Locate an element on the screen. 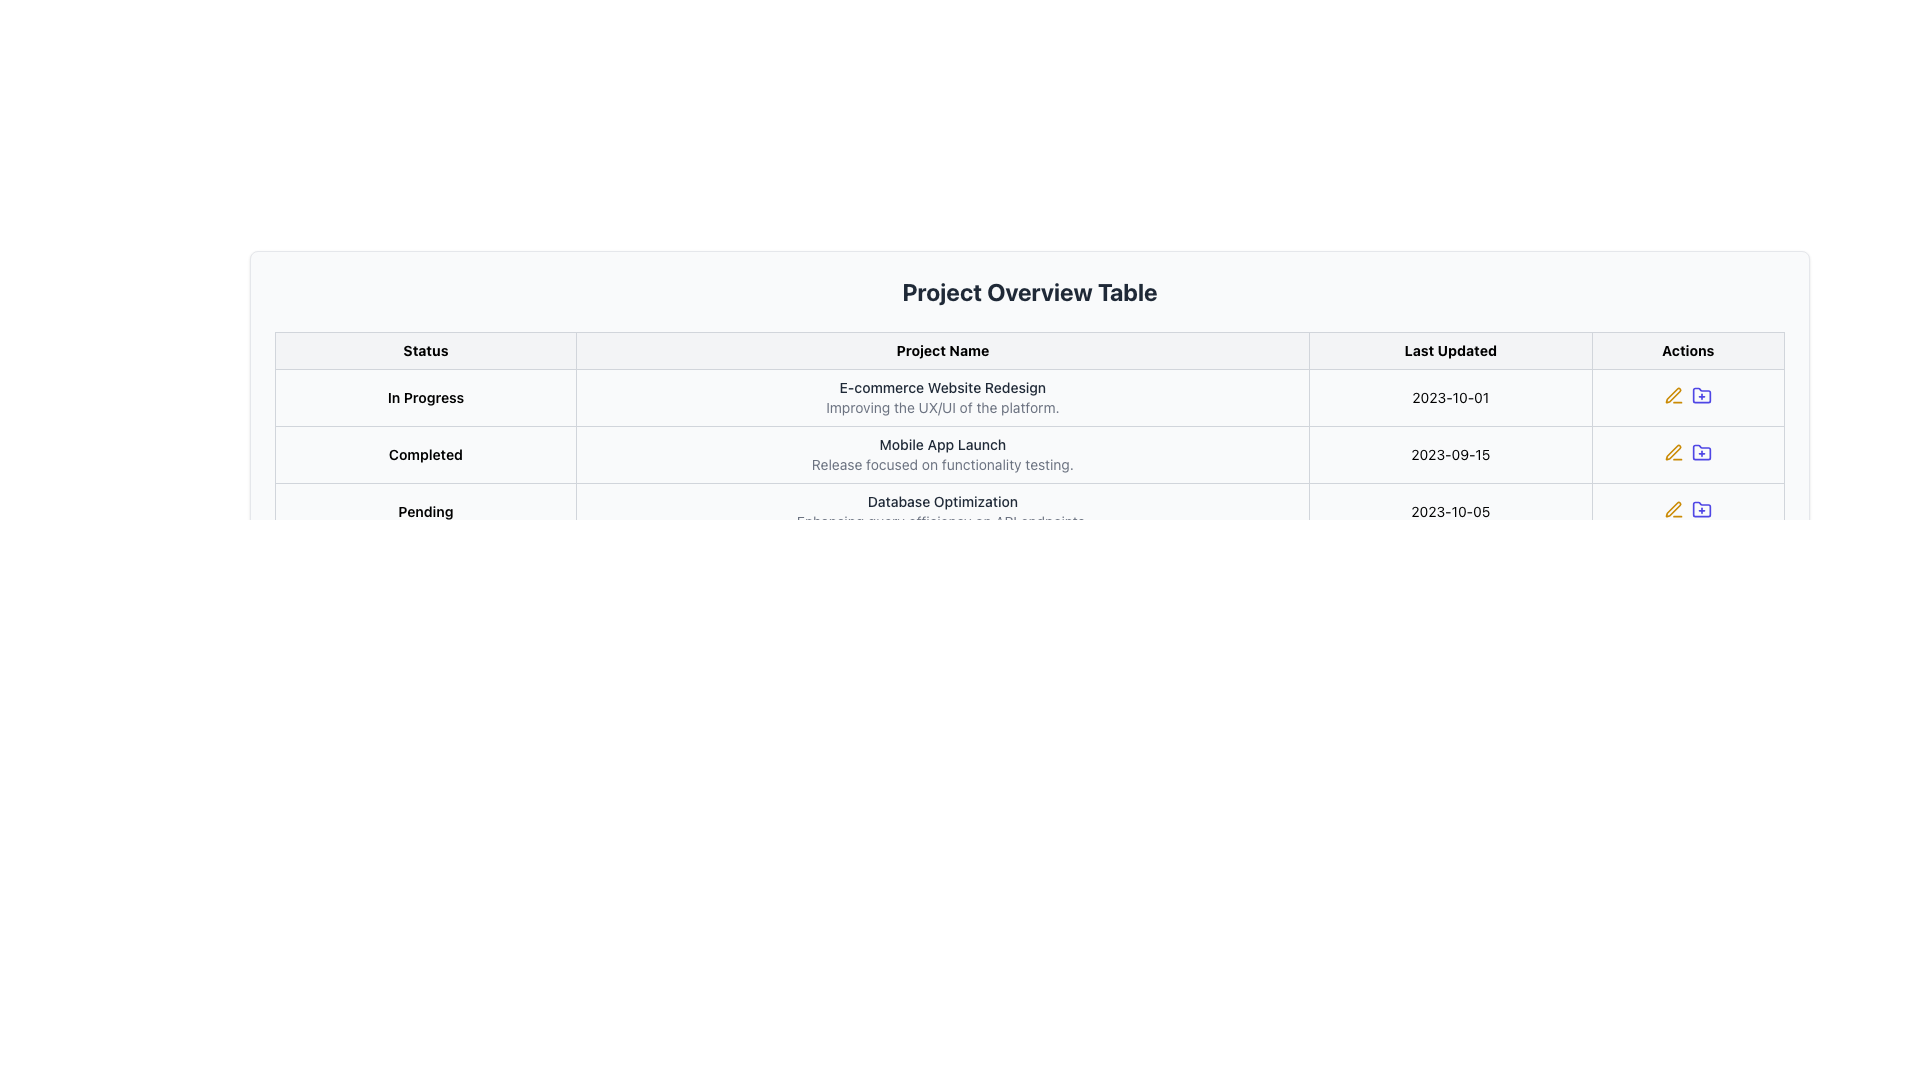  the text display element containing the text 'Improving the UX/UI of the platform.', which is styled in a smaller font and light gray color, located below the 'E-commerce Website Redesign' element is located at coordinates (941, 407).